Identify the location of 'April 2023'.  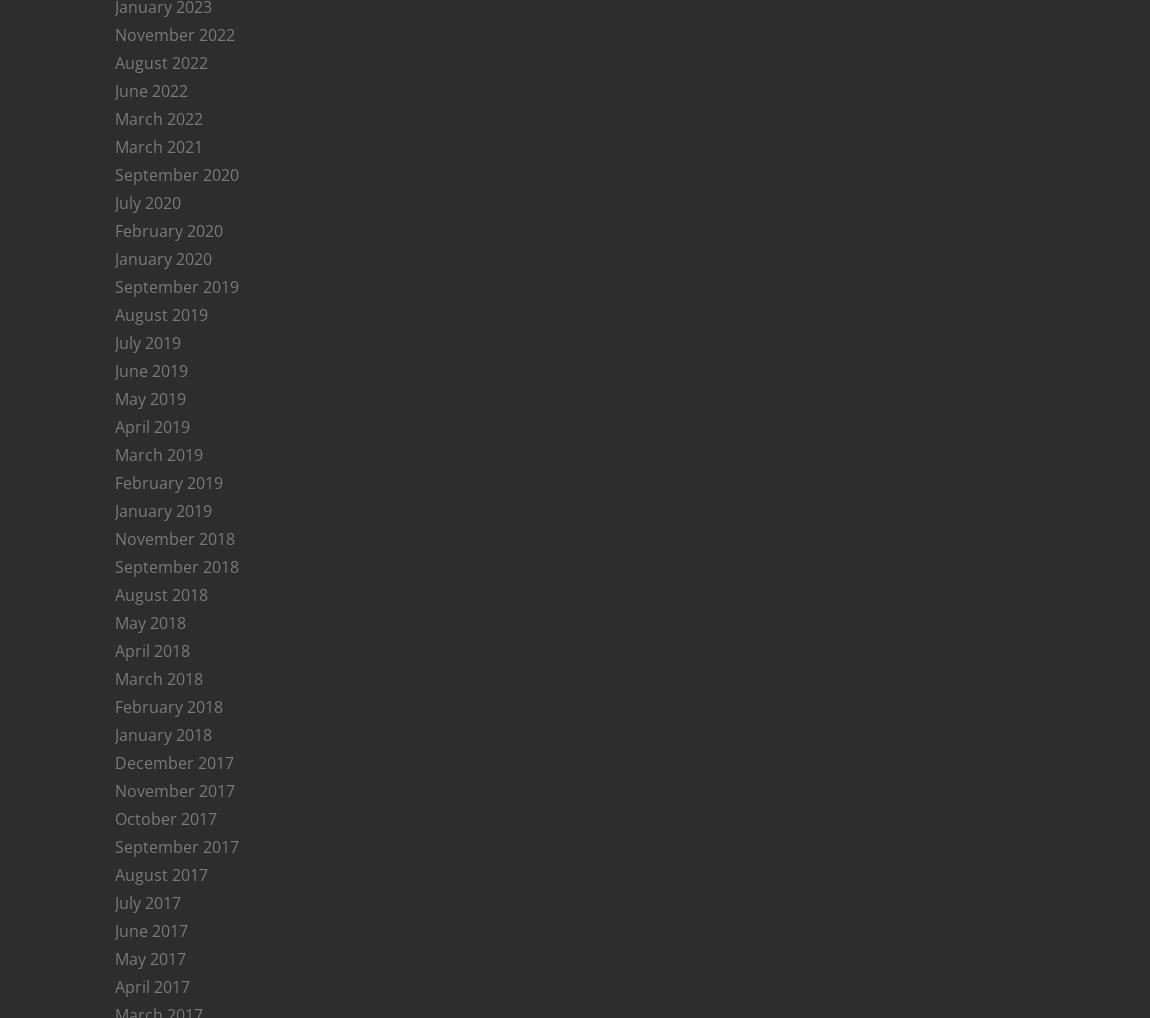
(151, 939).